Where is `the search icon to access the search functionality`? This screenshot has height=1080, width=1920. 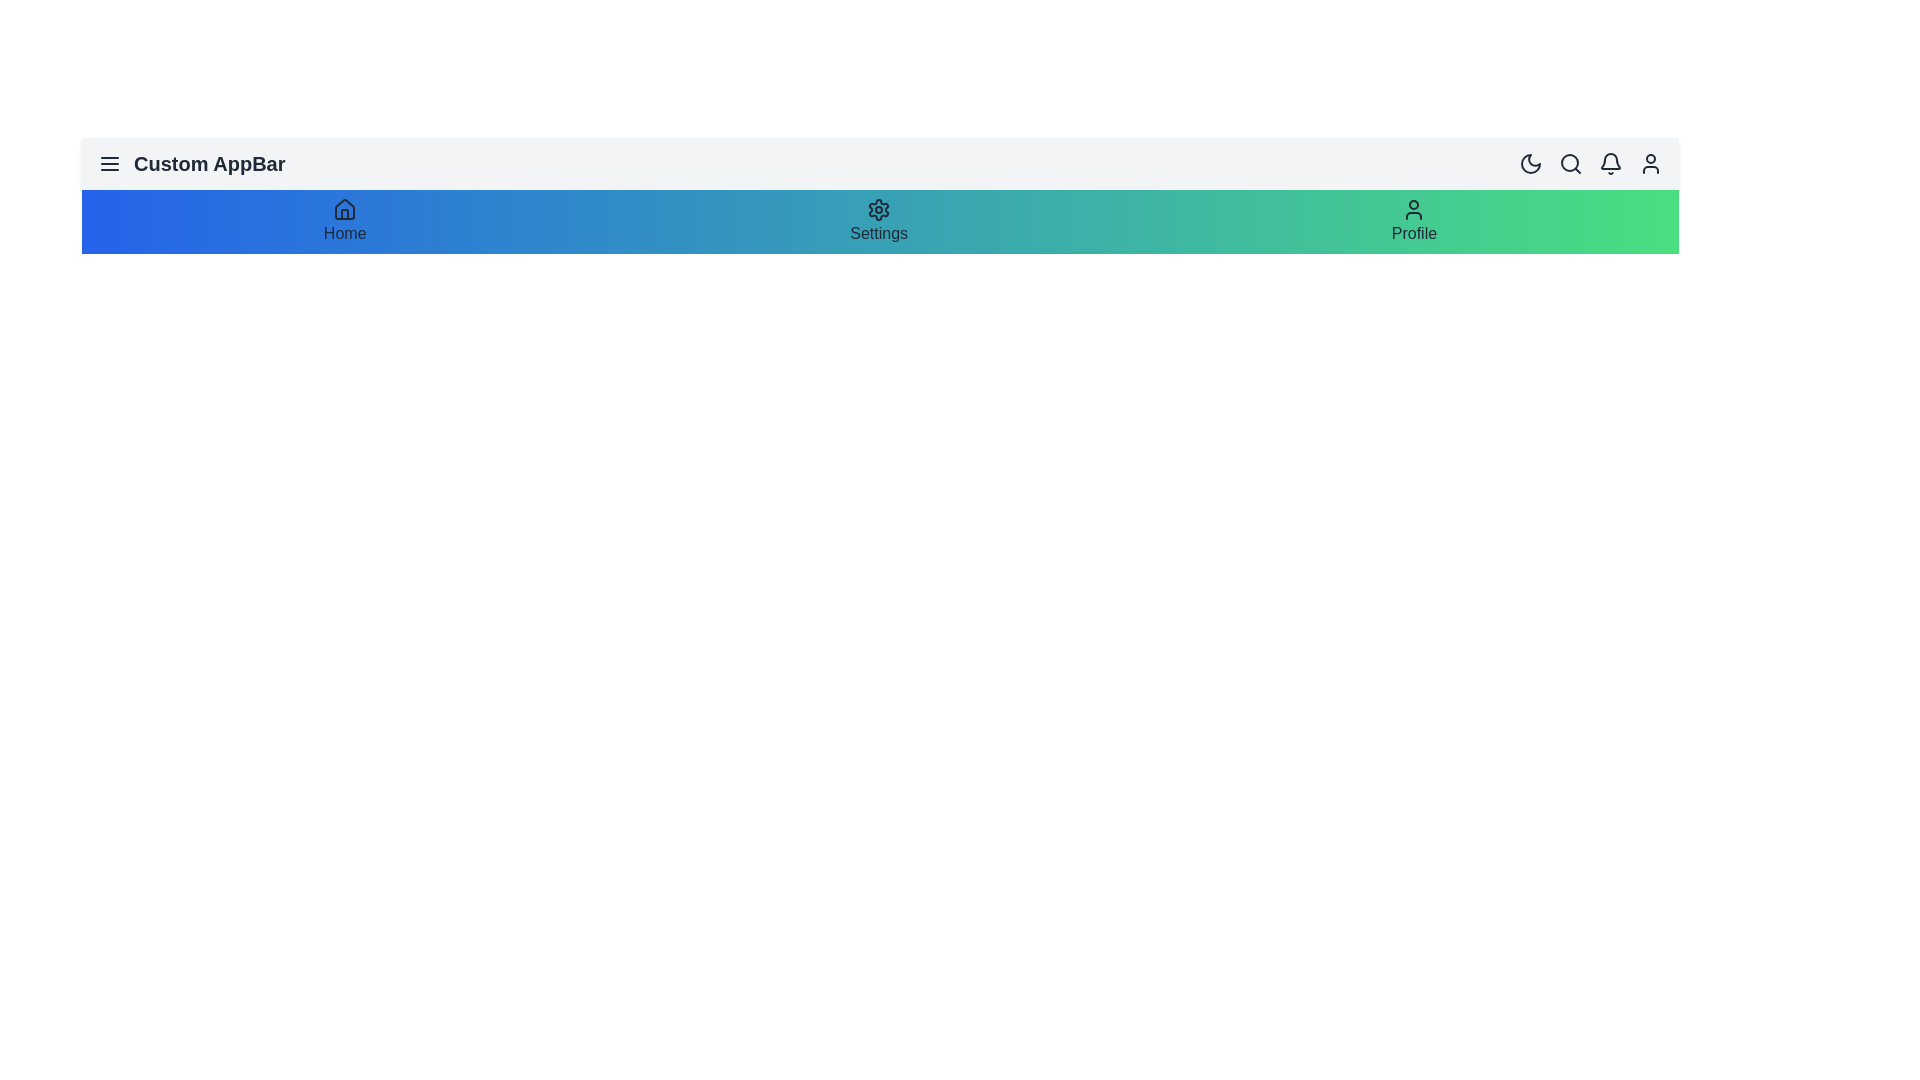
the search icon to access the search functionality is located at coordinates (1569, 163).